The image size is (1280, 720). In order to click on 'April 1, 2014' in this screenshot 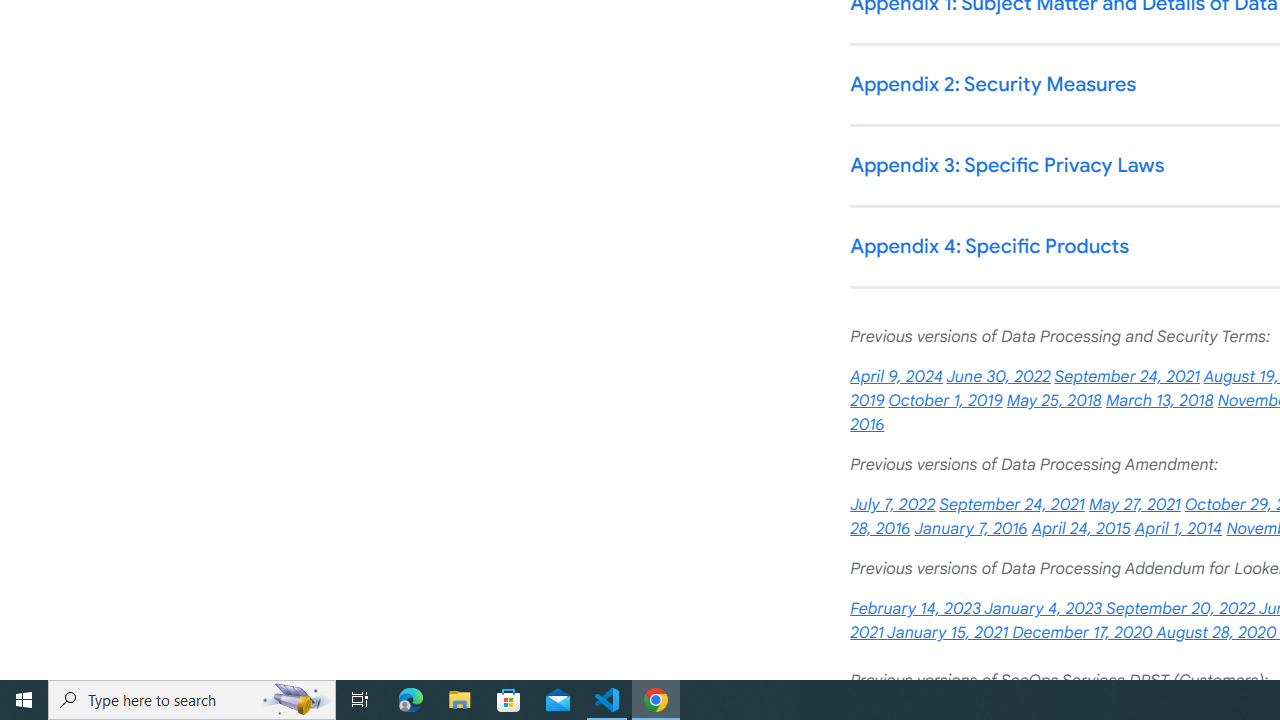, I will do `click(1178, 528)`.